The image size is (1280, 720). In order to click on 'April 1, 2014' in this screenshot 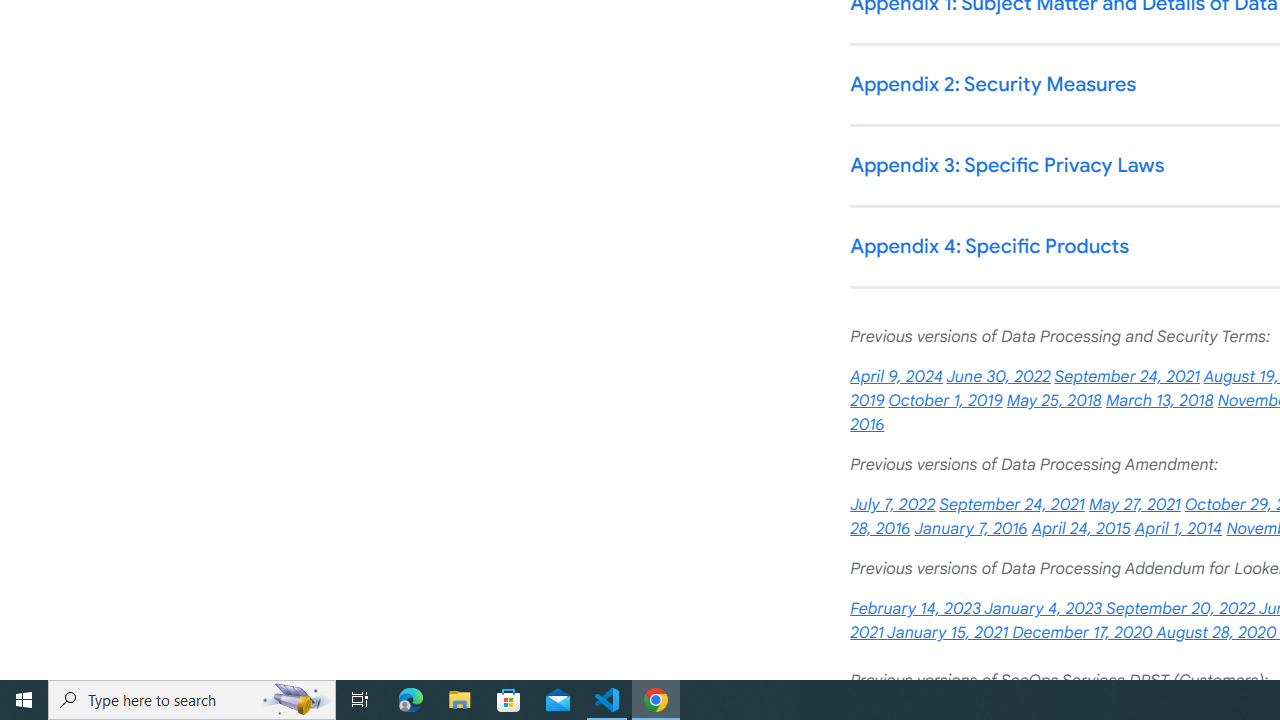, I will do `click(1178, 528)`.